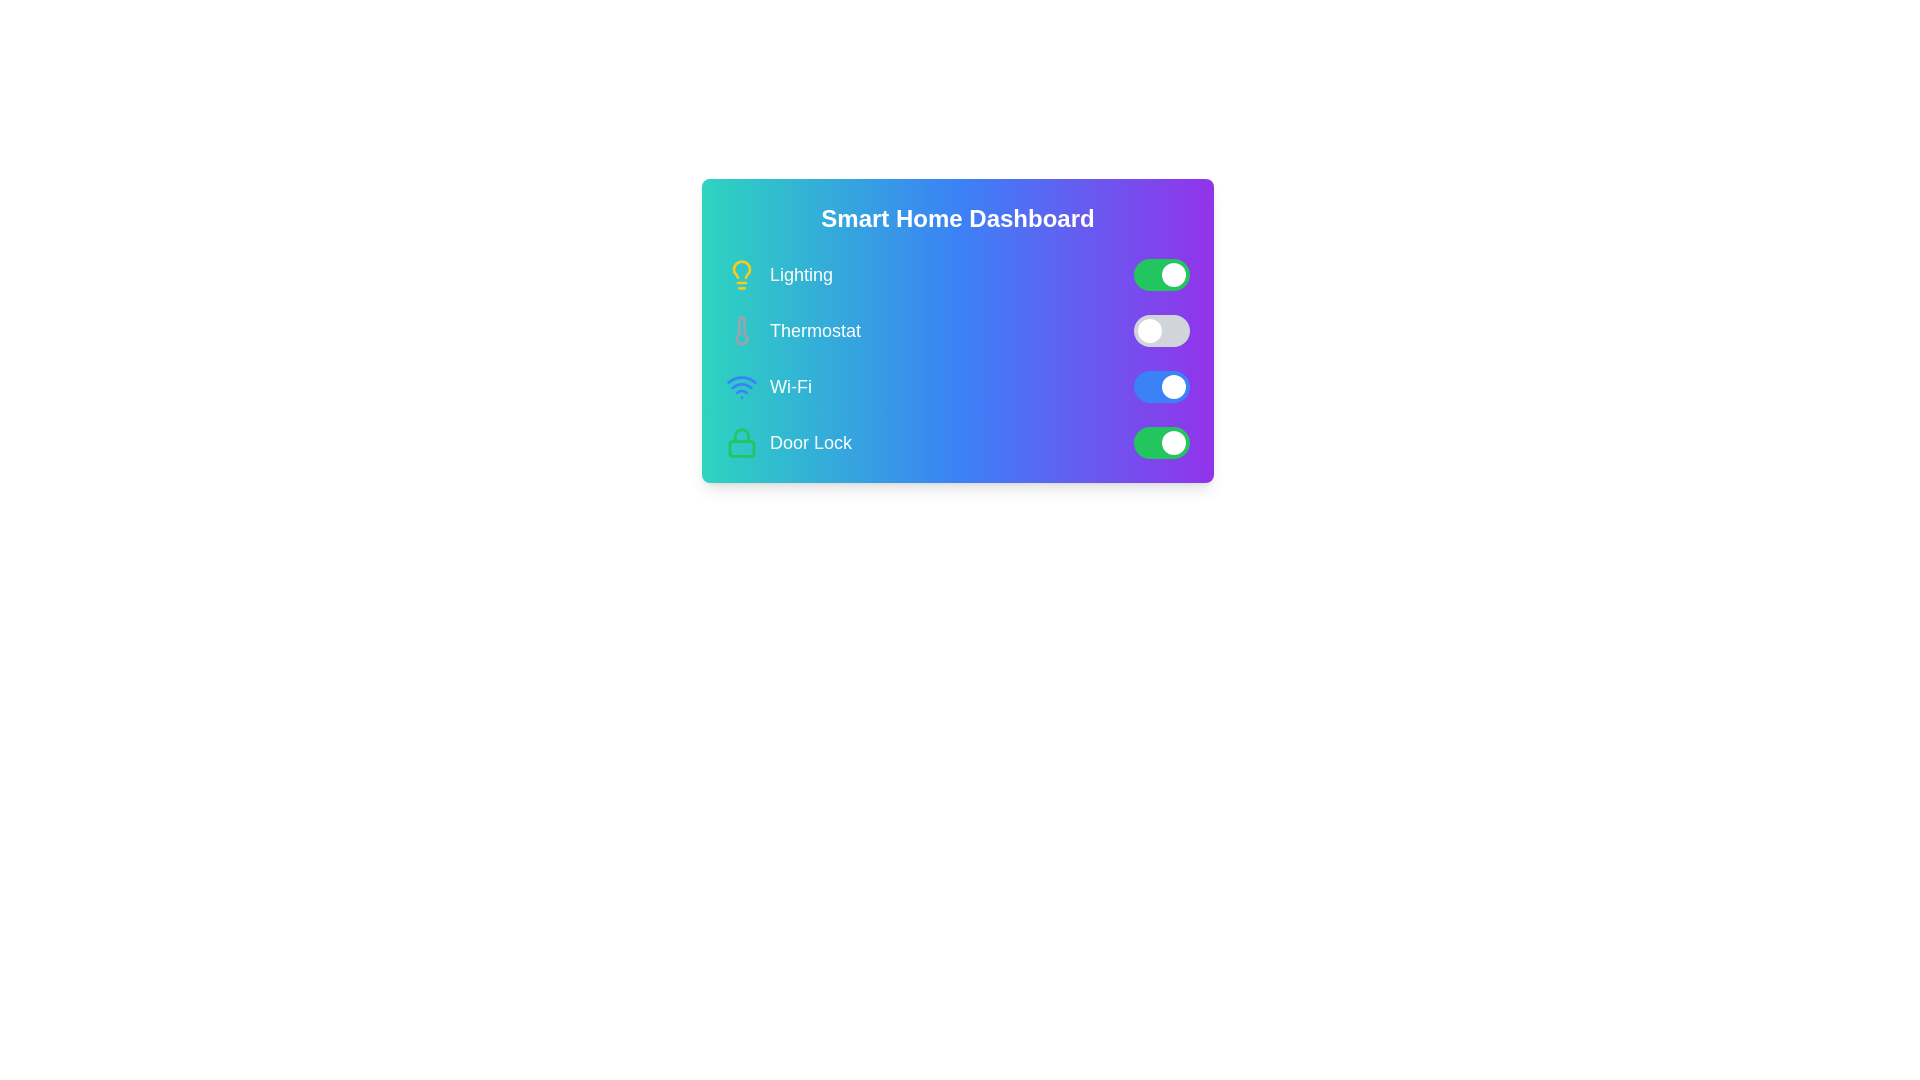  I want to click on the Label with a green lock icon and the text 'Door Lock' located at the bottom left corner of the Smart Home Dashboard controls, so click(787, 442).